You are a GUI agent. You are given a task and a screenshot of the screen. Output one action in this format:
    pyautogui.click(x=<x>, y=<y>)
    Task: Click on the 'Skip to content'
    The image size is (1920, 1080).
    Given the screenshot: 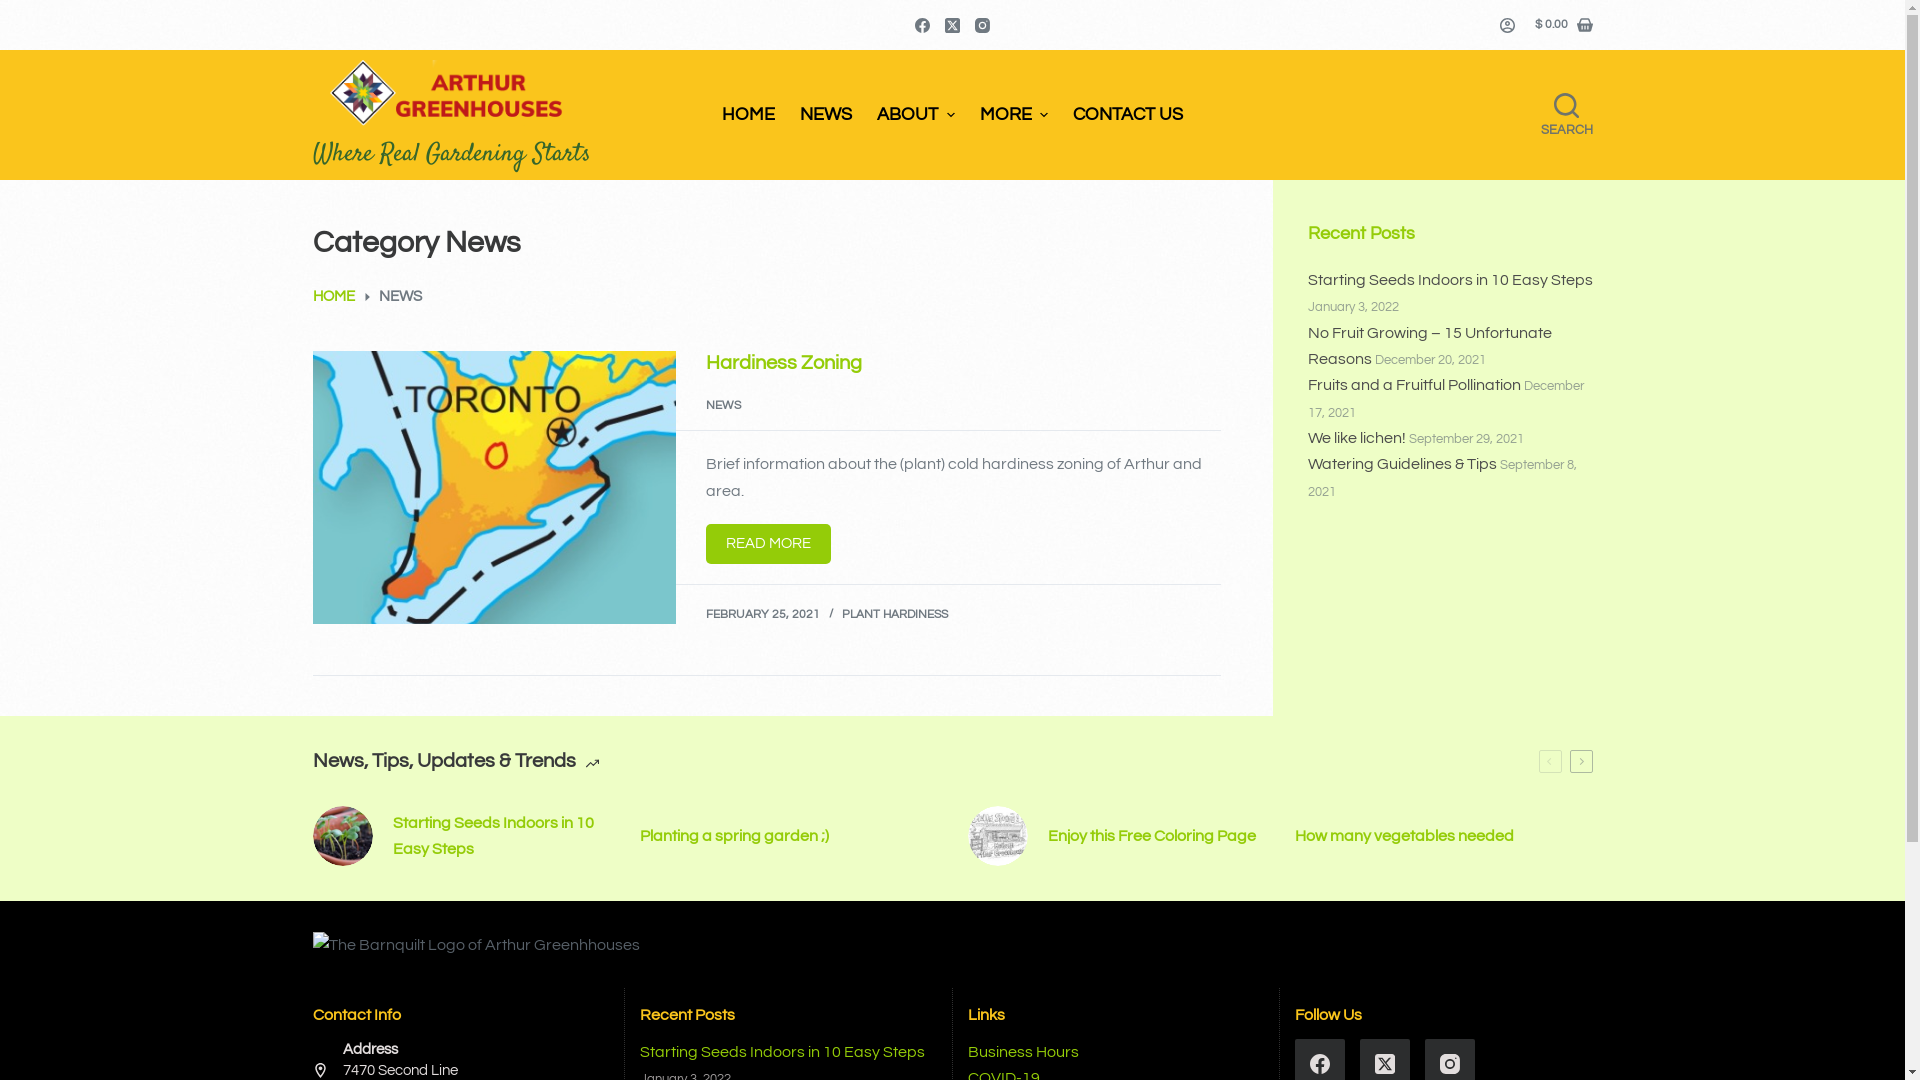 What is the action you would take?
    pyautogui.click(x=19, y=10)
    